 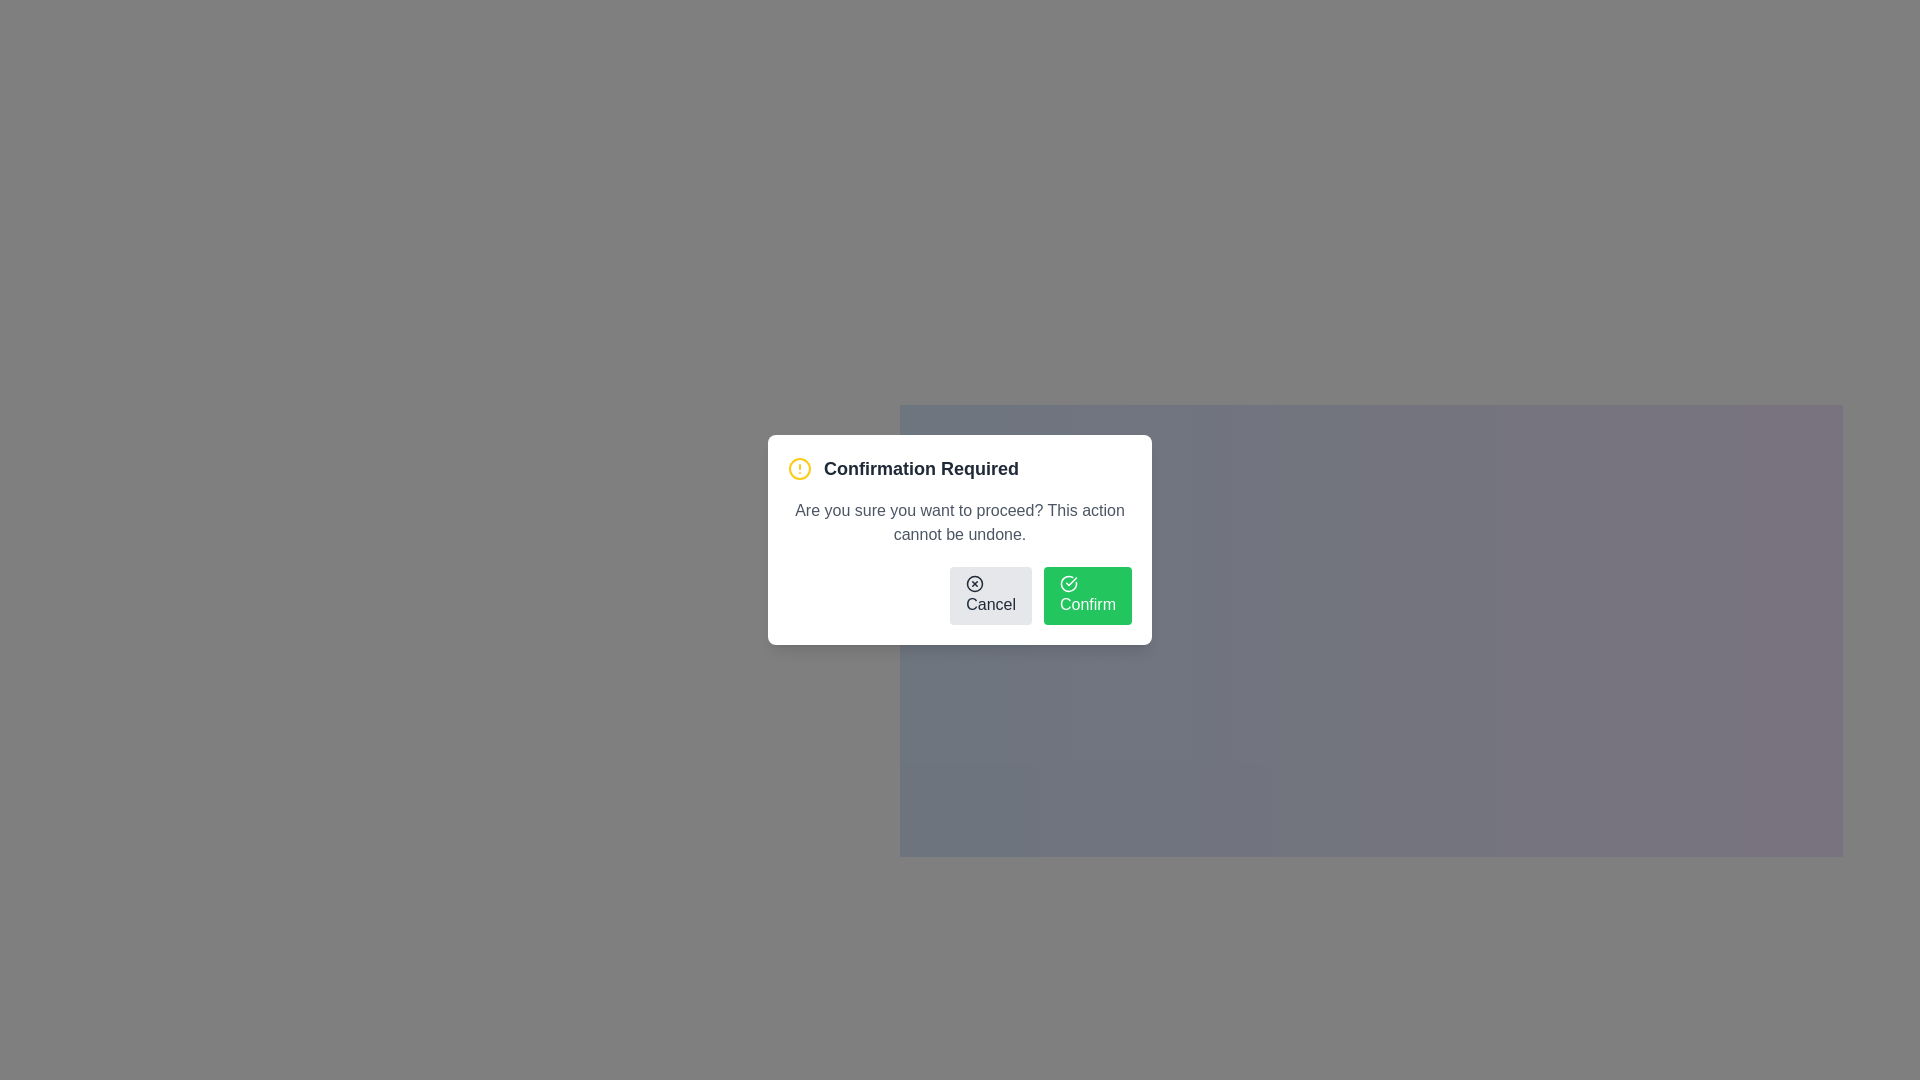 What do you see at coordinates (975, 583) in the screenshot?
I see `the appearance of the 'cancel' icon, a small circular graphic with a crossed line inside it, located within the 'Cancel' button at the bottom section of the modal confirmation dialog box` at bounding box center [975, 583].